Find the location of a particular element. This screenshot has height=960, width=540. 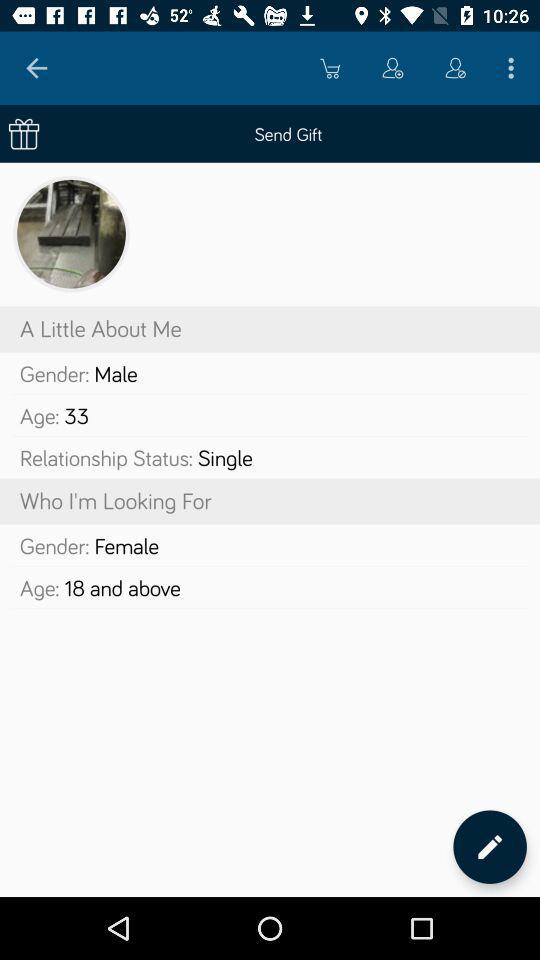

edit is located at coordinates (489, 846).